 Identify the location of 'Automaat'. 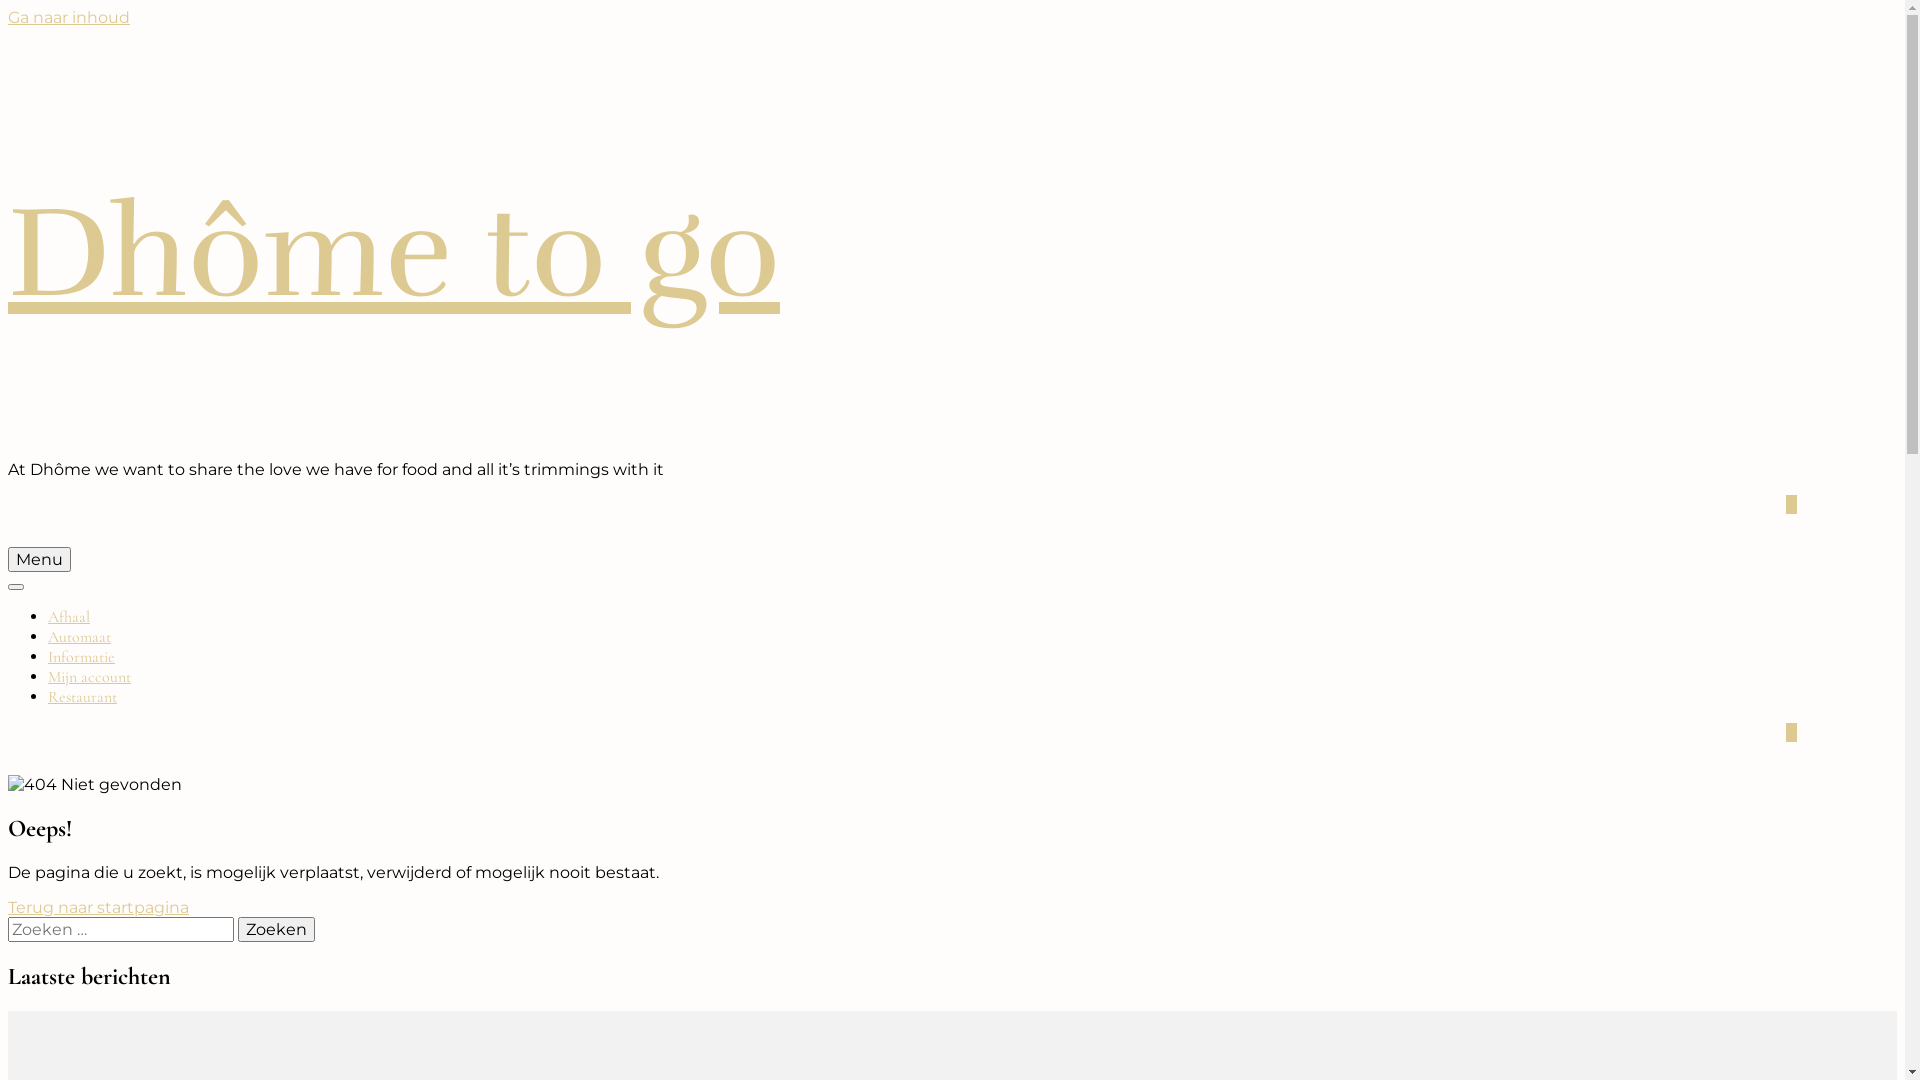
(79, 636).